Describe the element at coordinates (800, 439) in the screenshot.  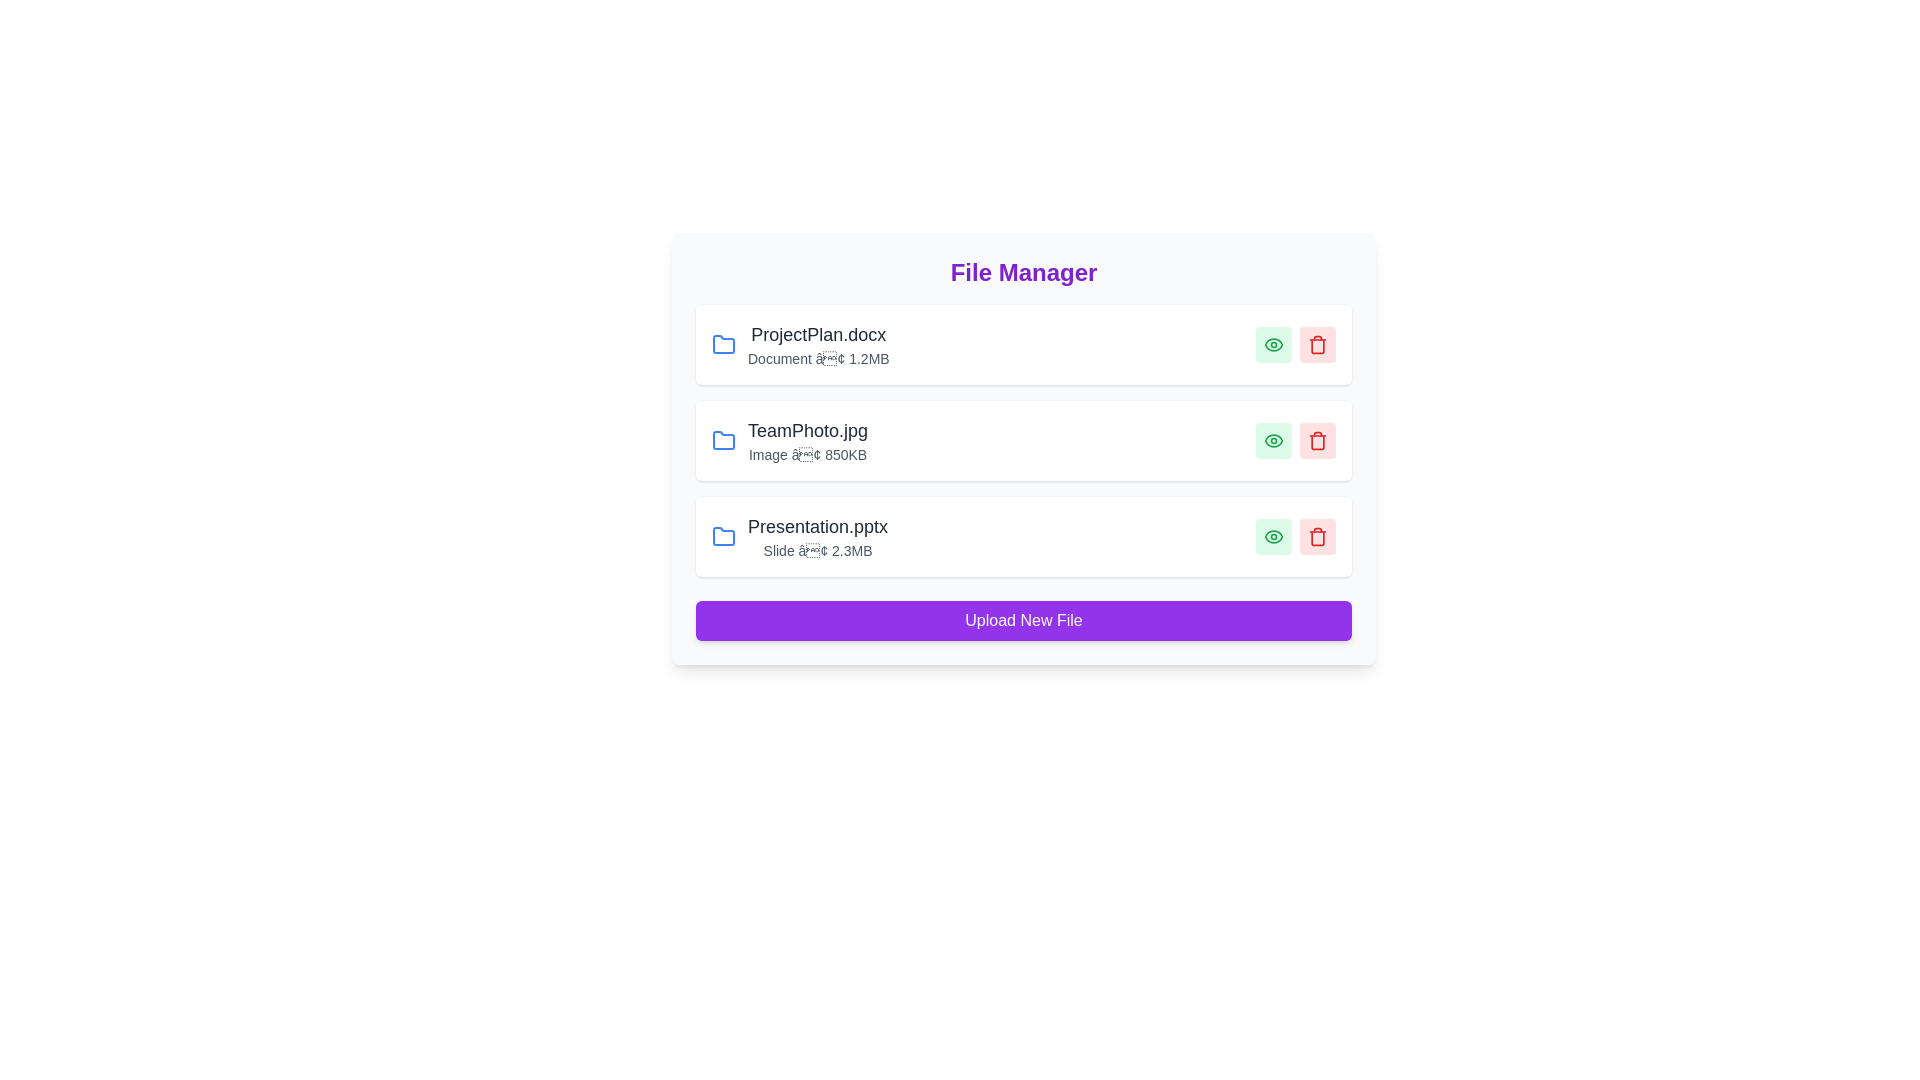
I see `the file TeamPhoto.jpg to open its context menu` at that location.